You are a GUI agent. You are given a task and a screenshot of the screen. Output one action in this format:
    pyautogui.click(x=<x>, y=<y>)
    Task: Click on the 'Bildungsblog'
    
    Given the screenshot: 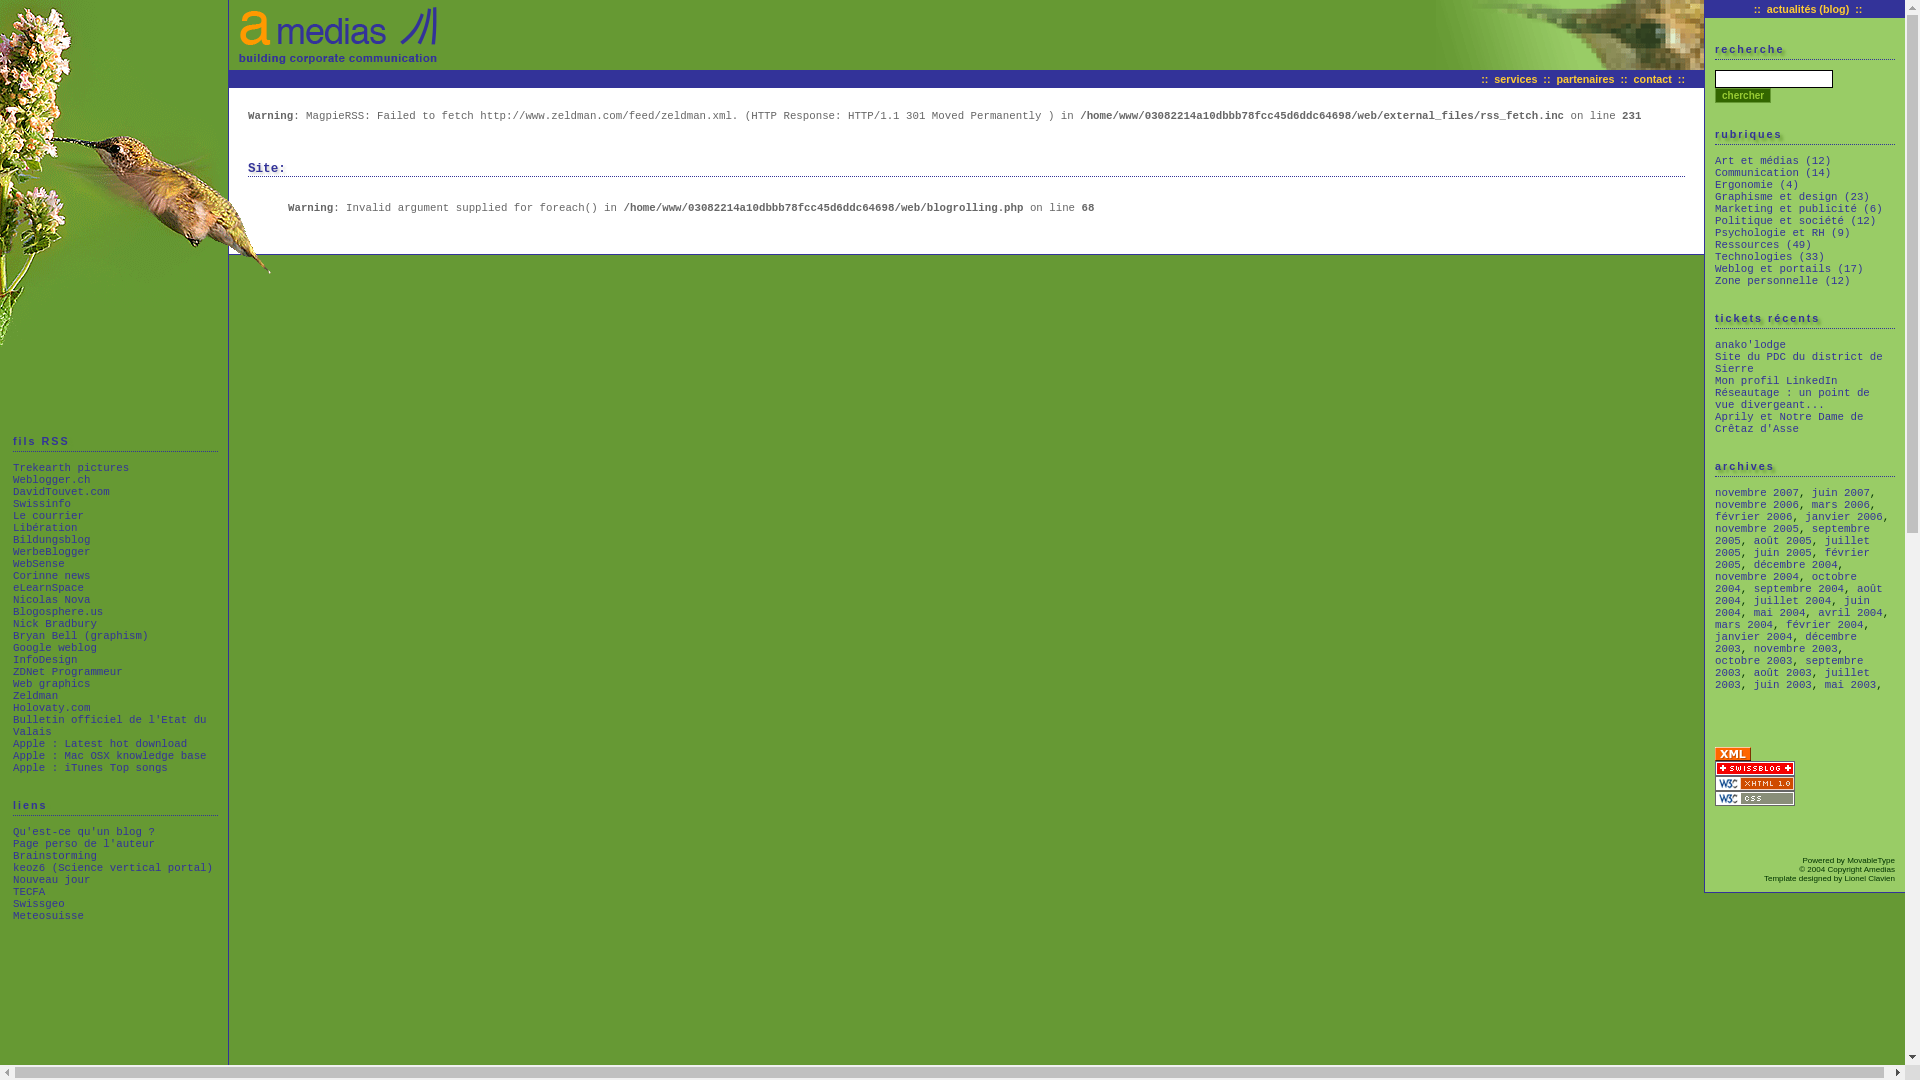 What is the action you would take?
    pyautogui.click(x=51, y=540)
    